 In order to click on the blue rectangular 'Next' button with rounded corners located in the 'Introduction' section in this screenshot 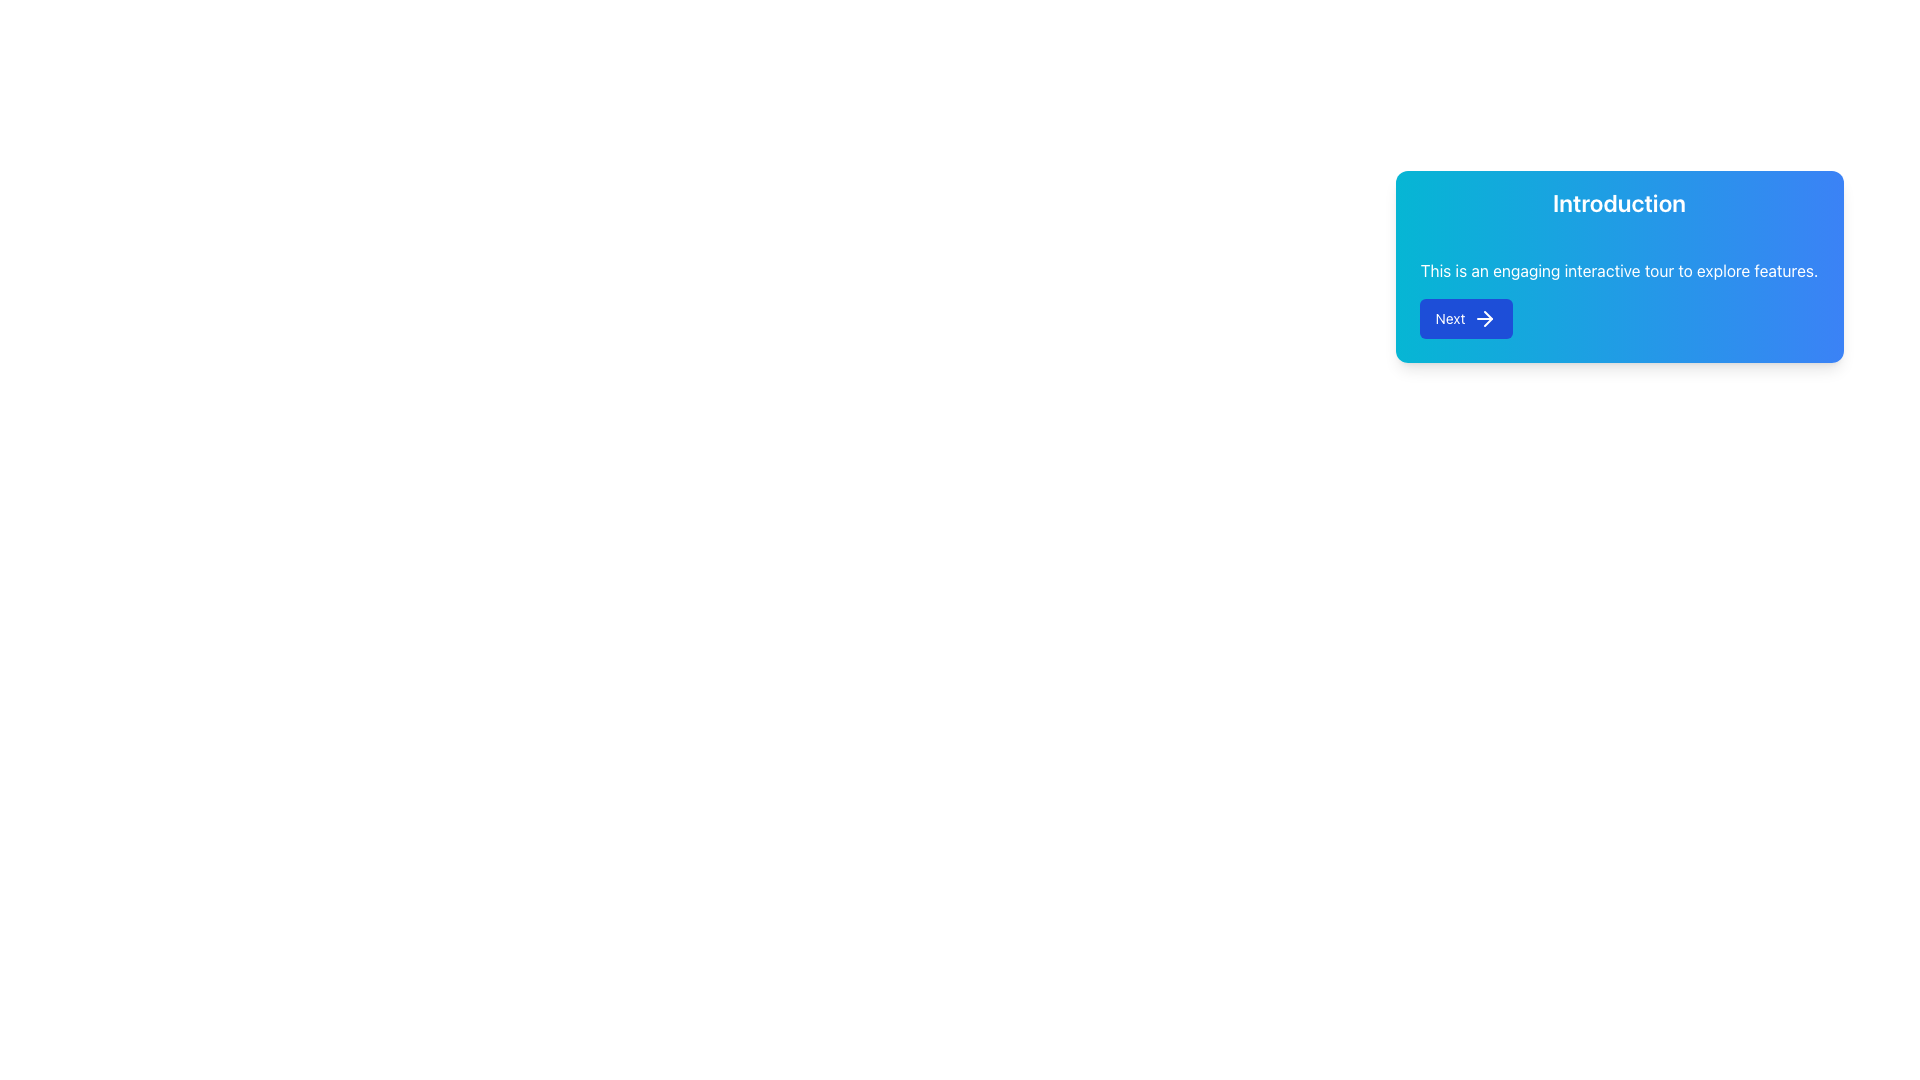, I will do `click(1466, 318)`.